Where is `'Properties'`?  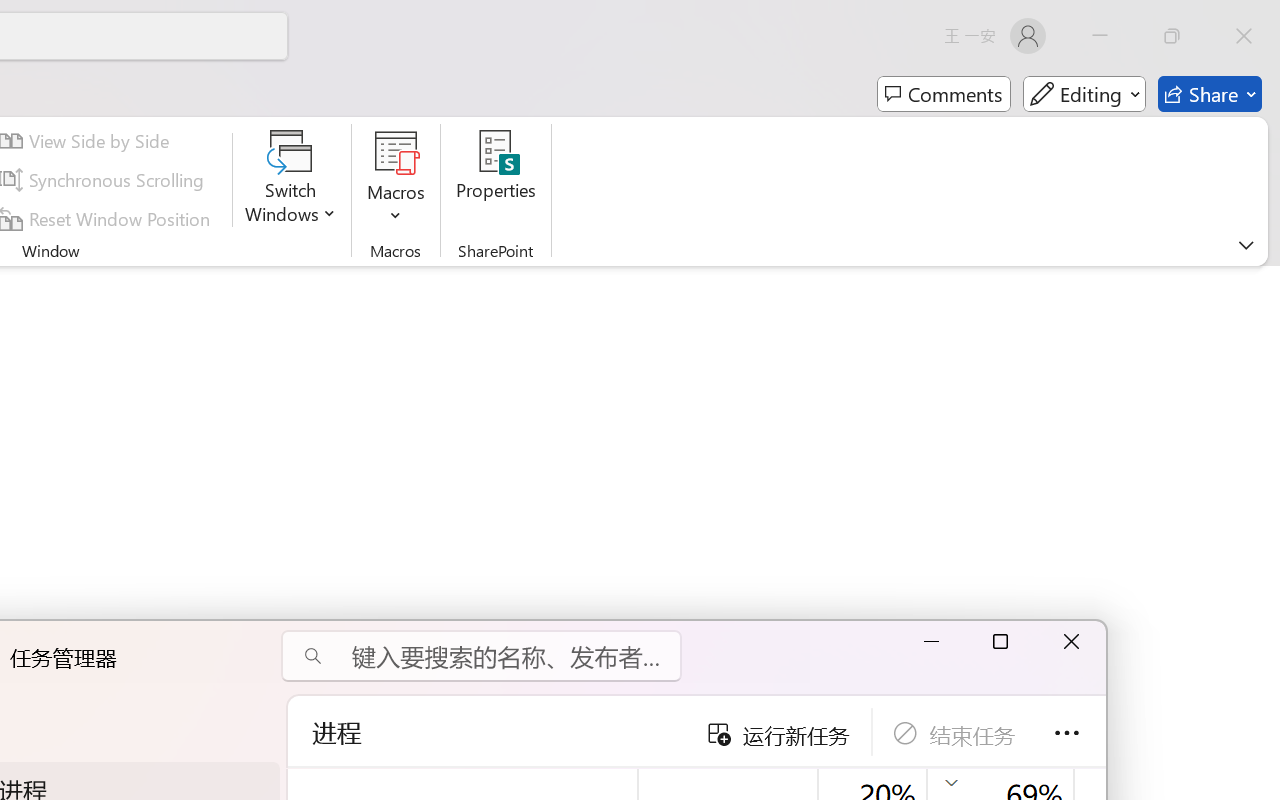
'Properties' is located at coordinates (496, 179).